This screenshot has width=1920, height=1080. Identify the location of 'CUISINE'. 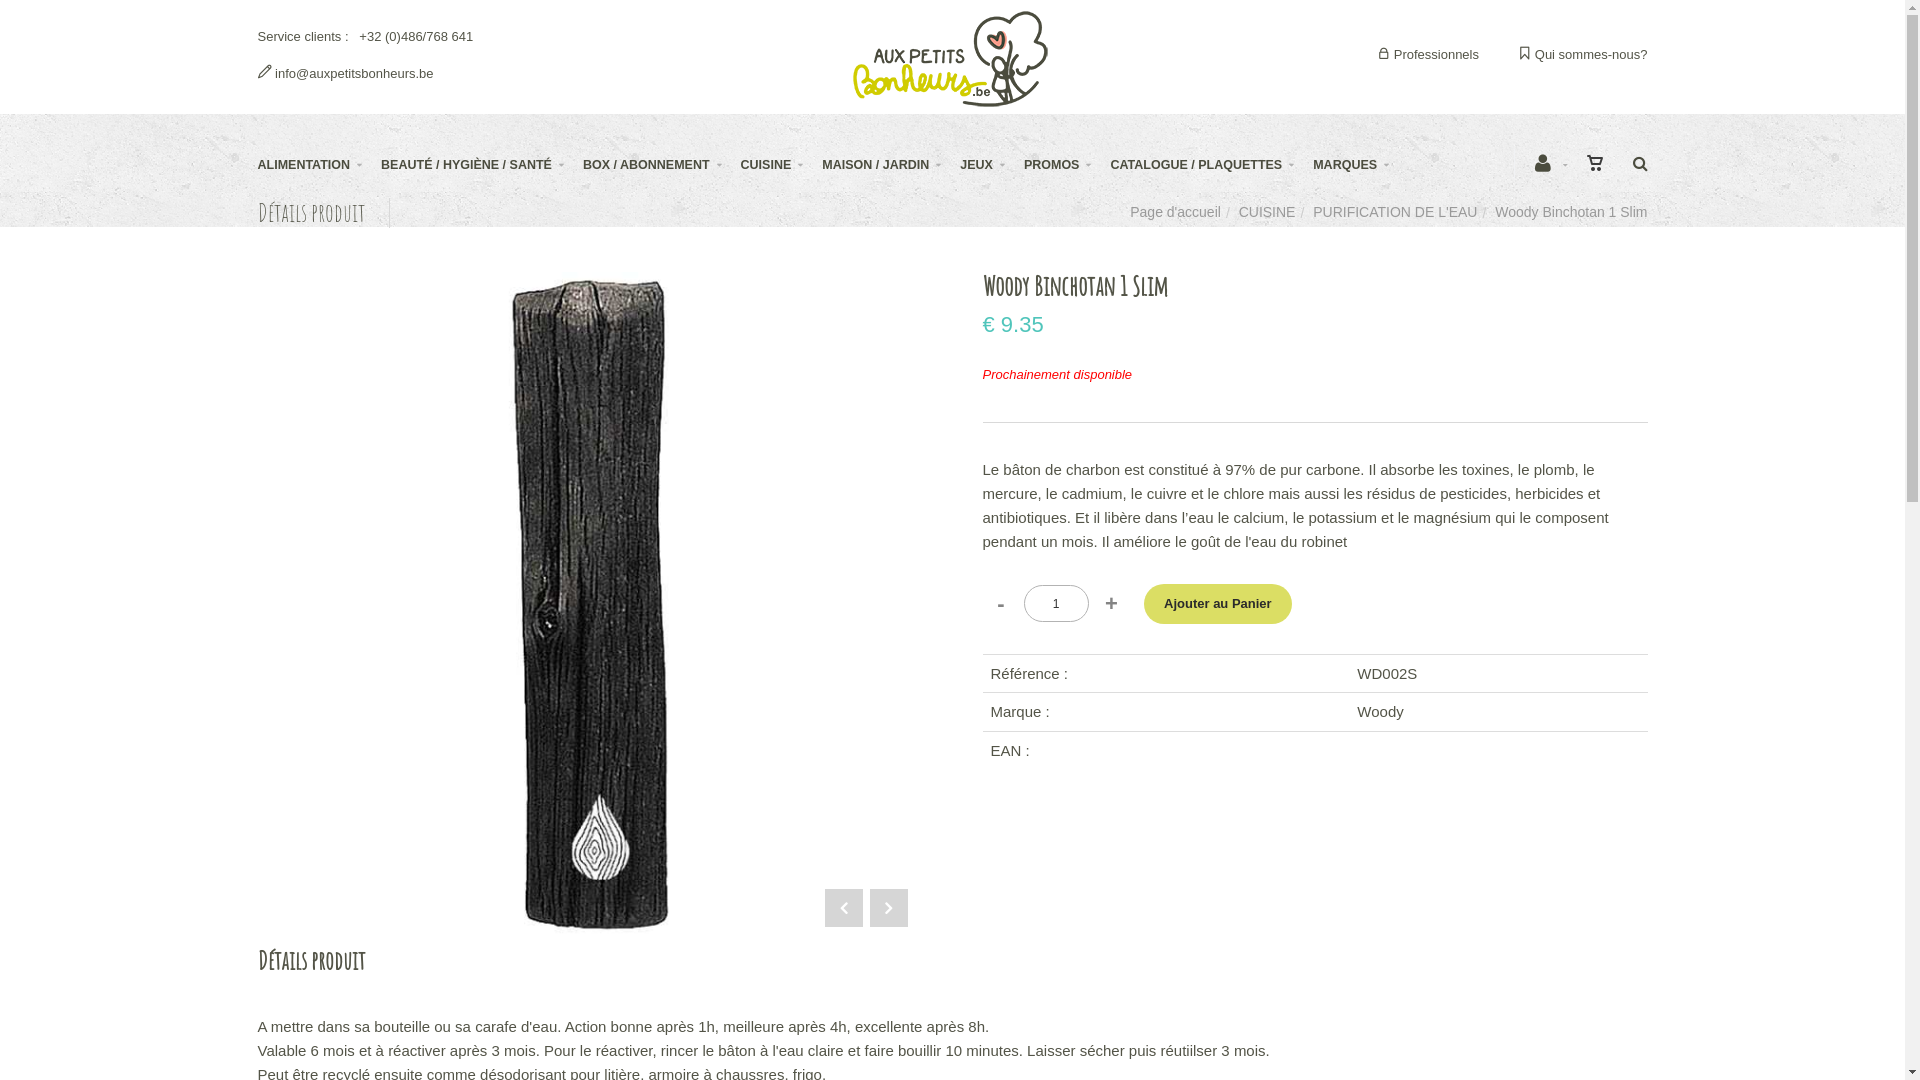
(739, 164).